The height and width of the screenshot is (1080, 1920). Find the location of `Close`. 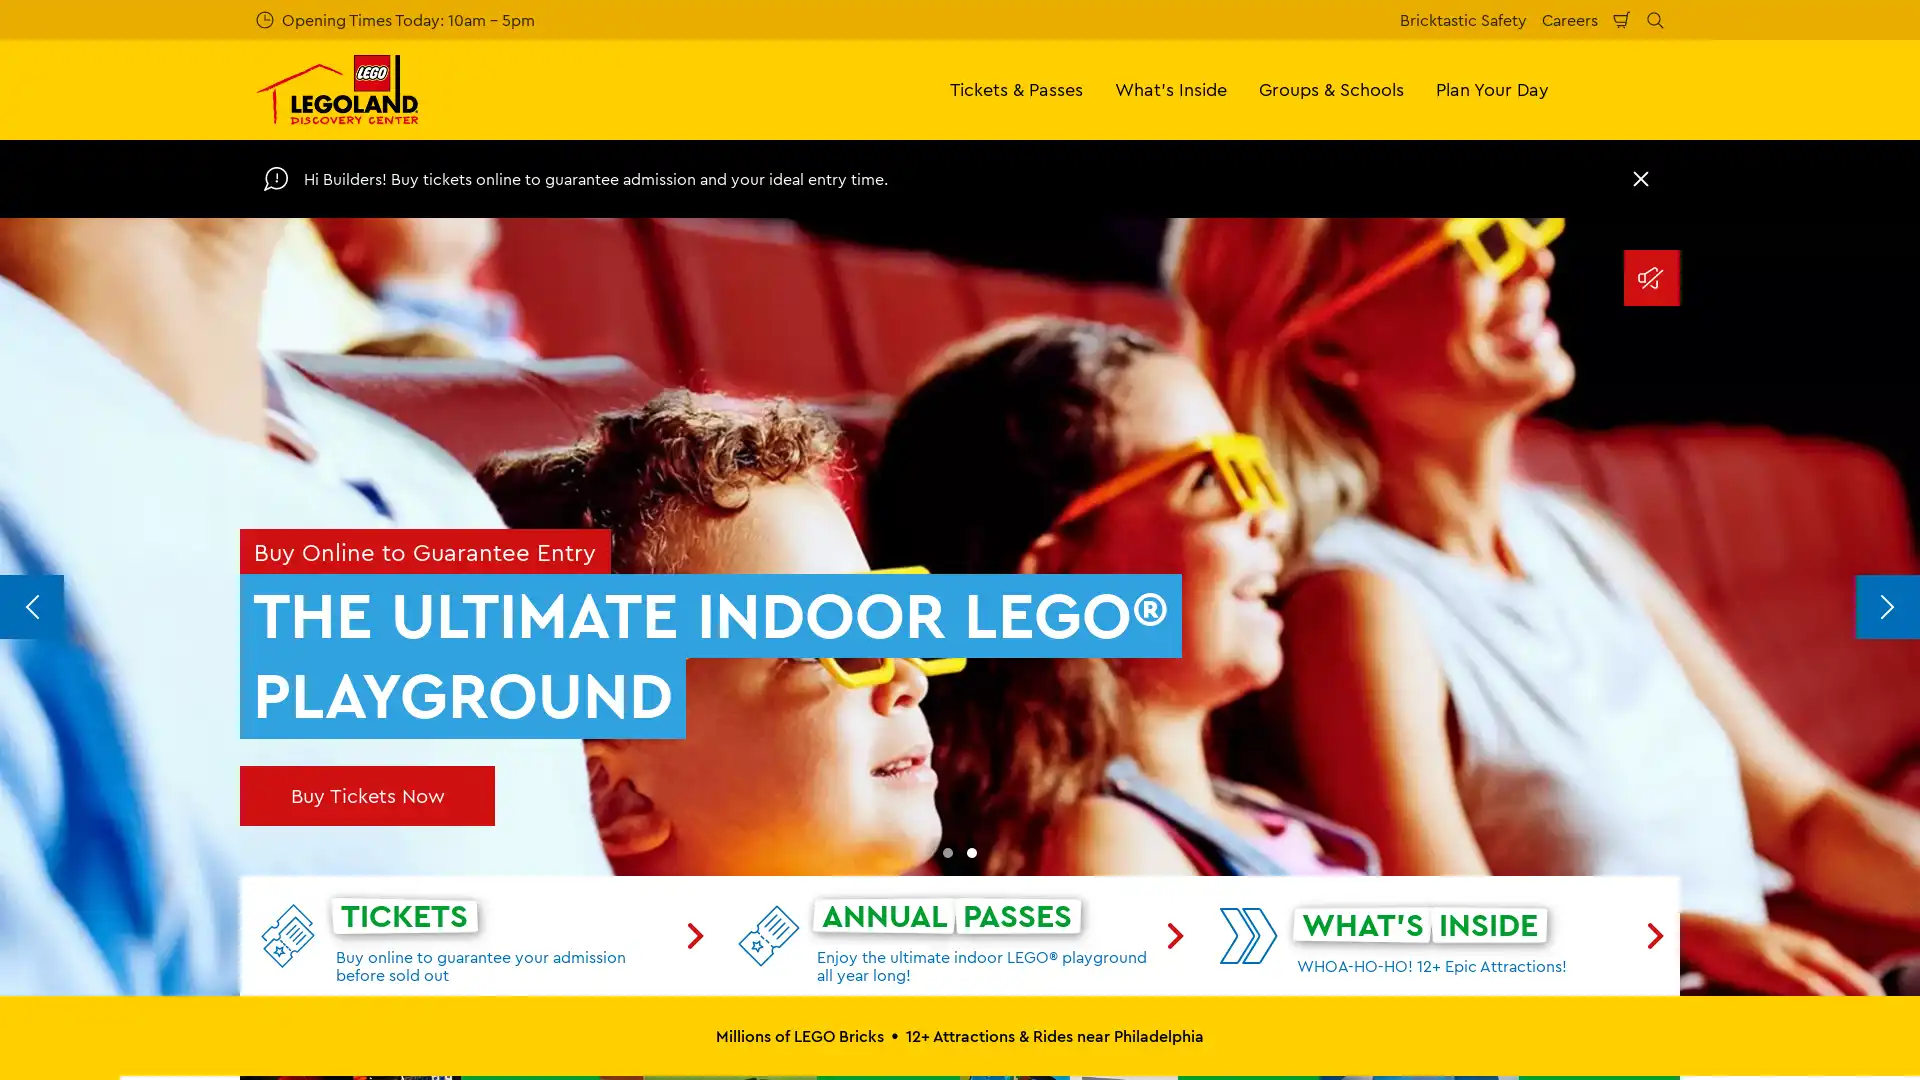

Close is located at coordinates (1641, 177).